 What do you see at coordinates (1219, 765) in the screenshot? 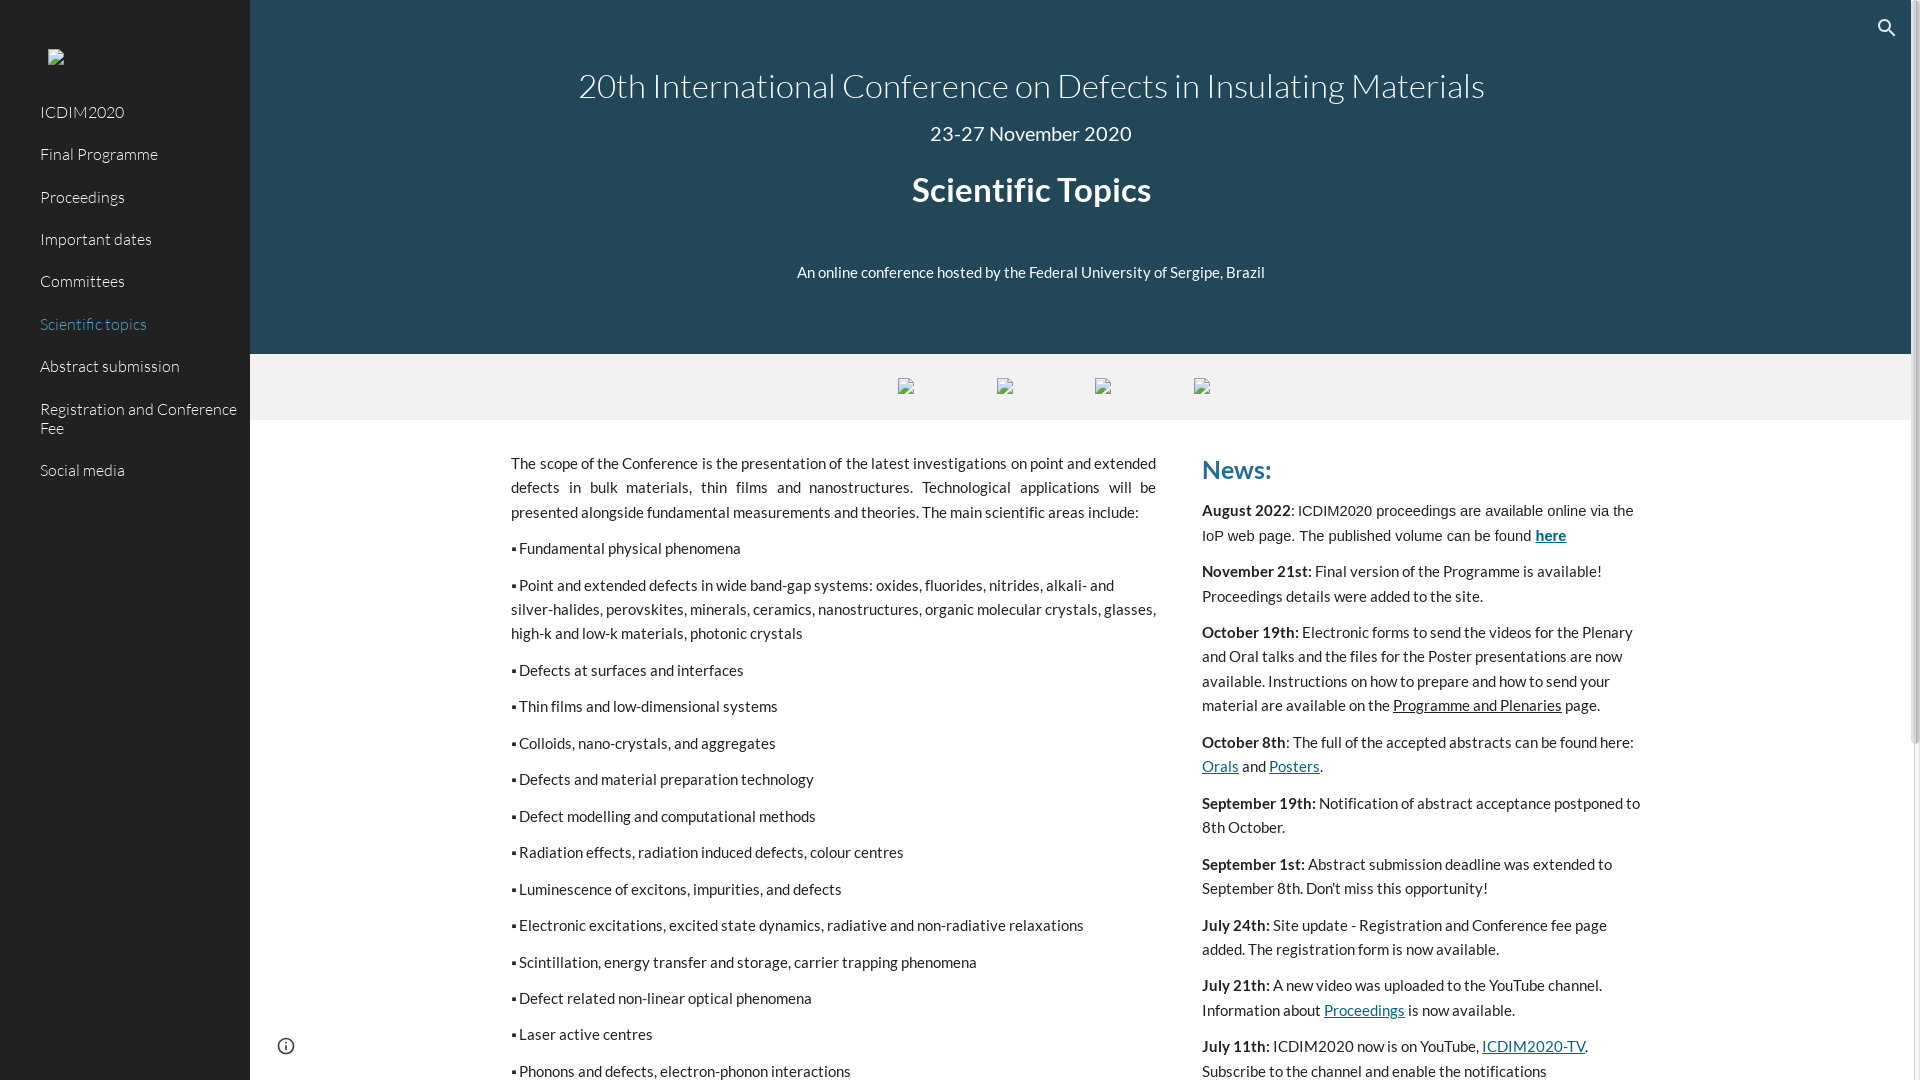
I see `'Orals'` at bounding box center [1219, 765].